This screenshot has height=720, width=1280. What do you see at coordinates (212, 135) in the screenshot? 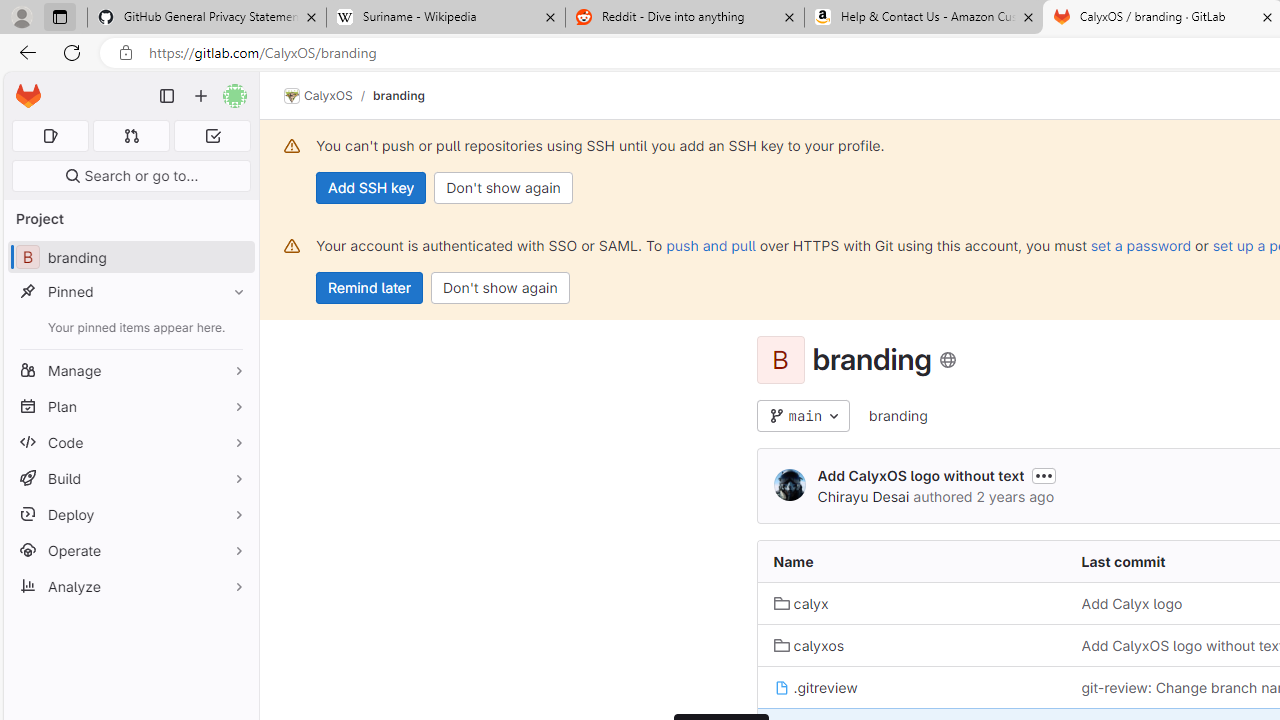
I see `'To-Do list 0'` at bounding box center [212, 135].